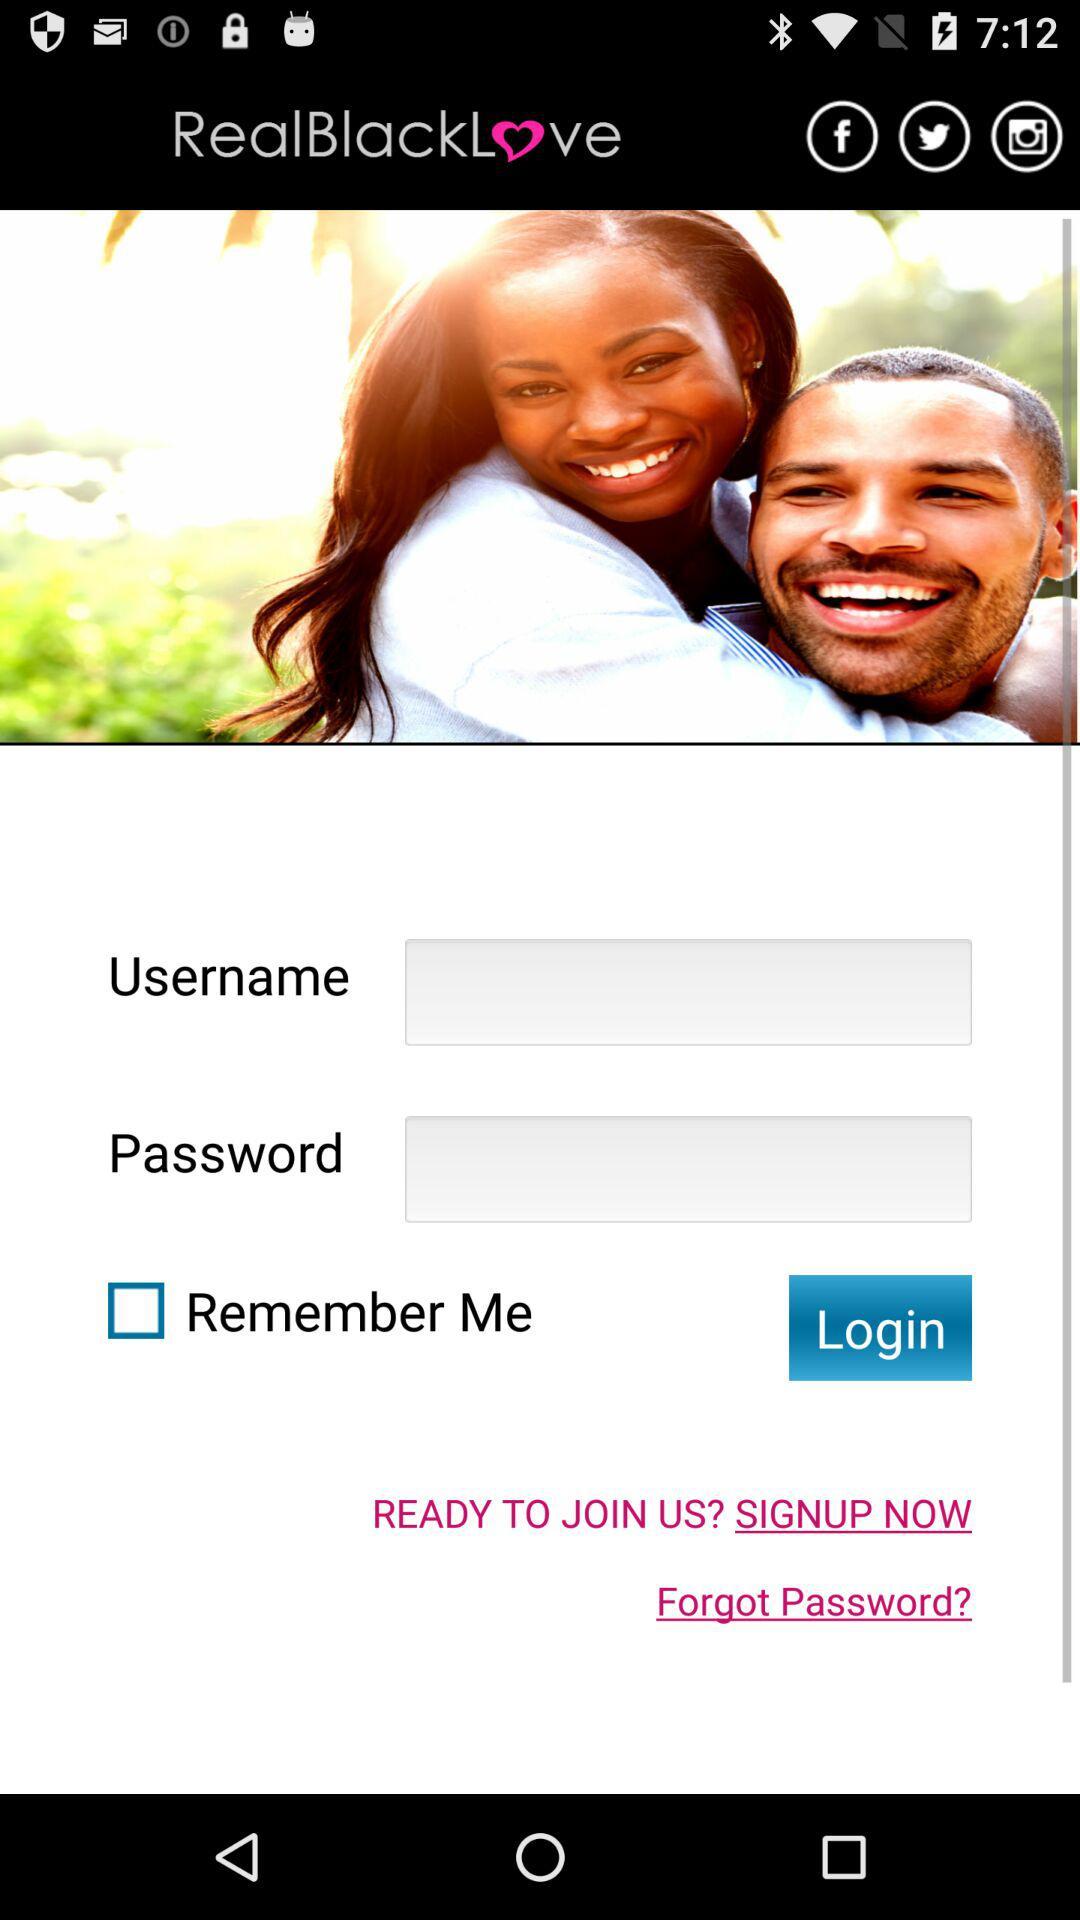 The width and height of the screenshot is (1080, 1920). Describe the element at coordinates (135, 1310) in the screenshot. I see `item below the password` at that location.